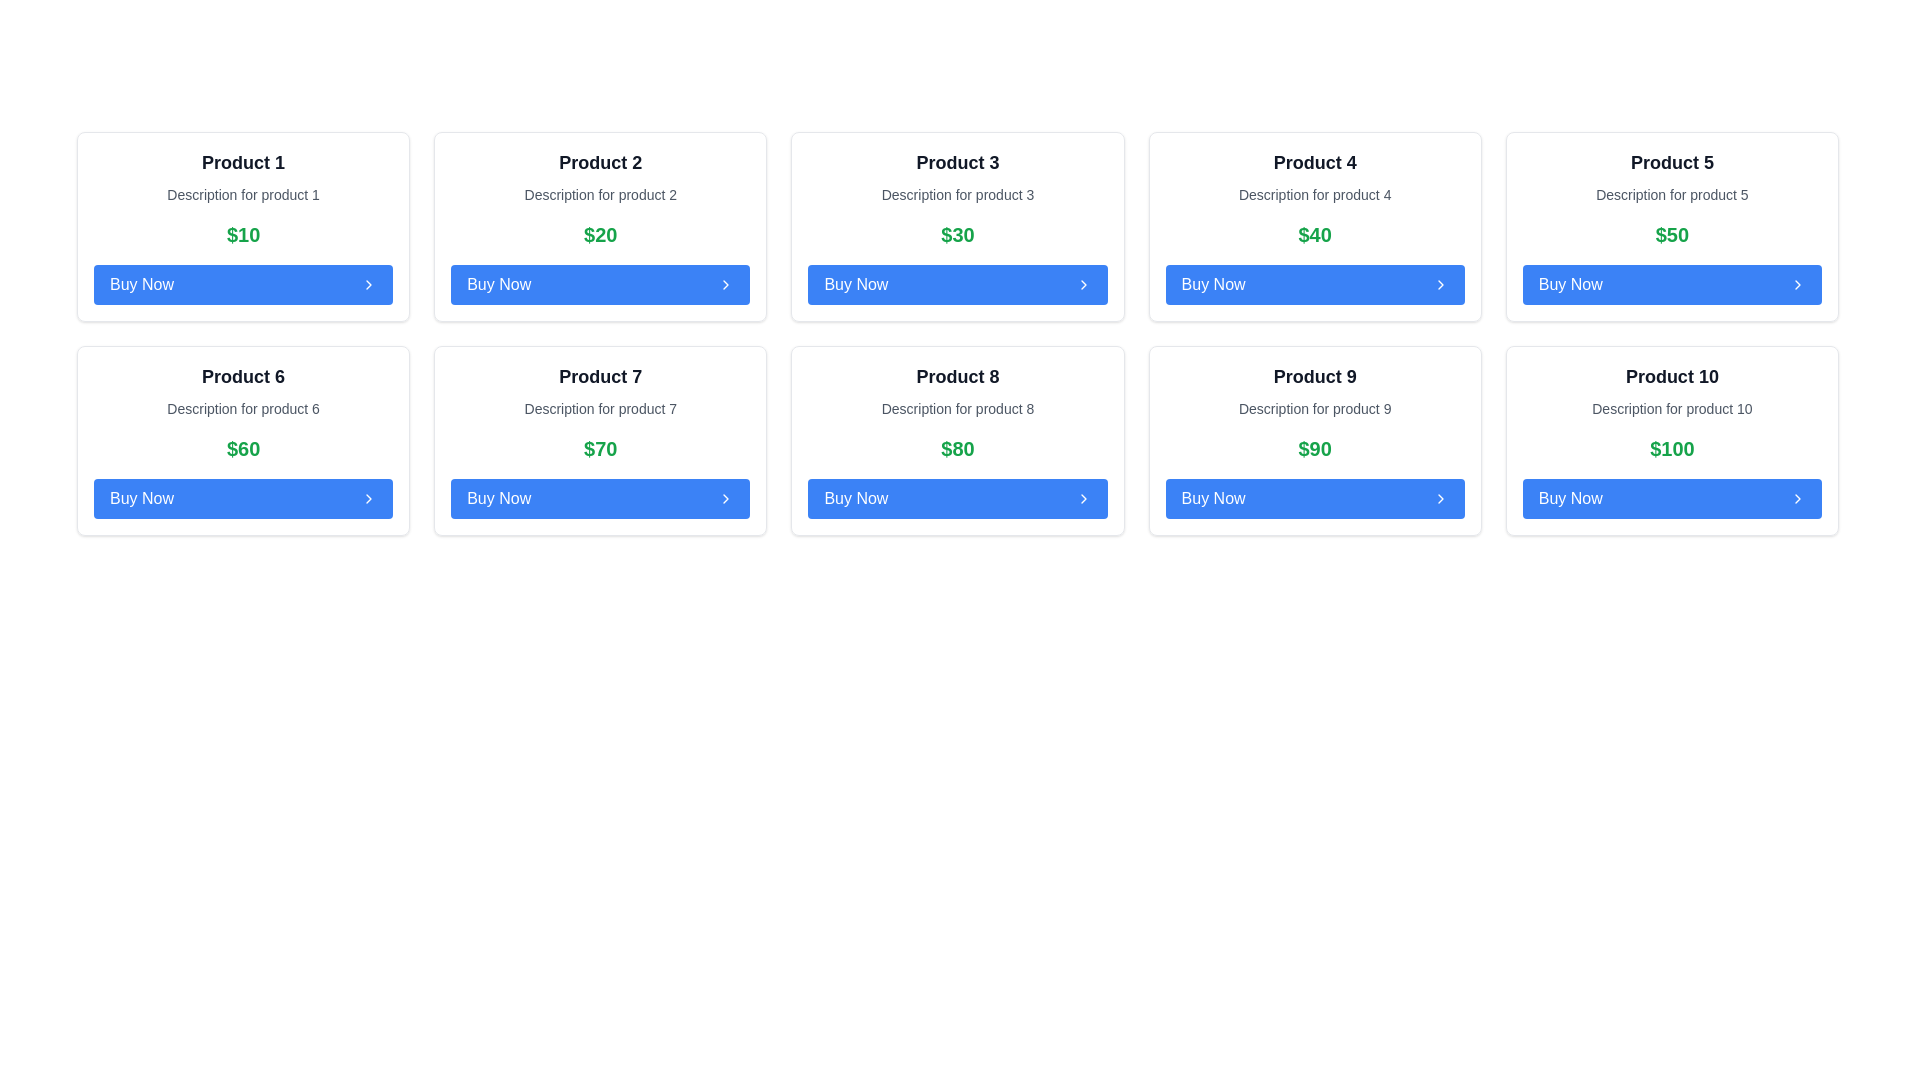 This screenshot has width=1920, height=1080. What do you see at coordinates (1798, 497) in the screenshot?
I see `the chevron icon located at the bottom-right corner of the 'Buy Now' button for 'Product 10'` at bounding box center [1798, 497].